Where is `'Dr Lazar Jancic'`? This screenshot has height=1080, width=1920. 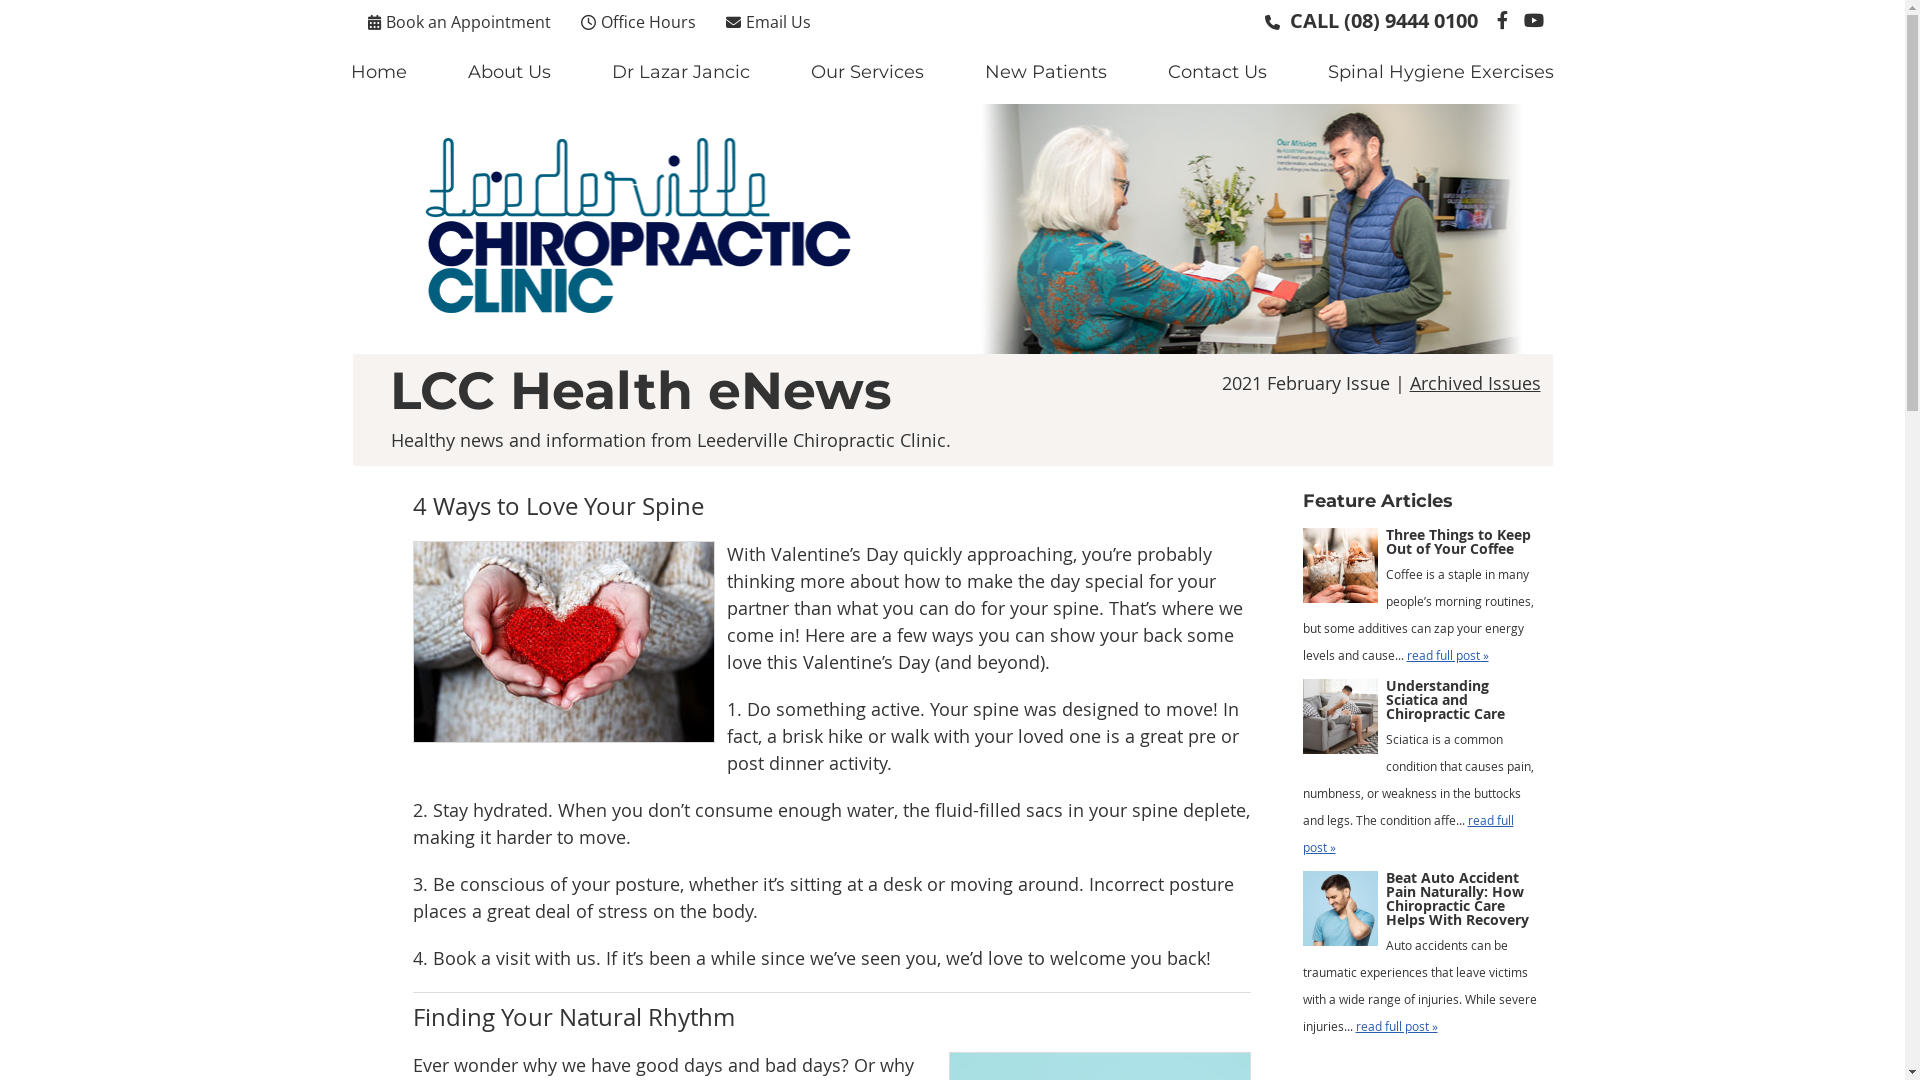 'Dr Lazar Jancic' is located at coordinates (580, 71).